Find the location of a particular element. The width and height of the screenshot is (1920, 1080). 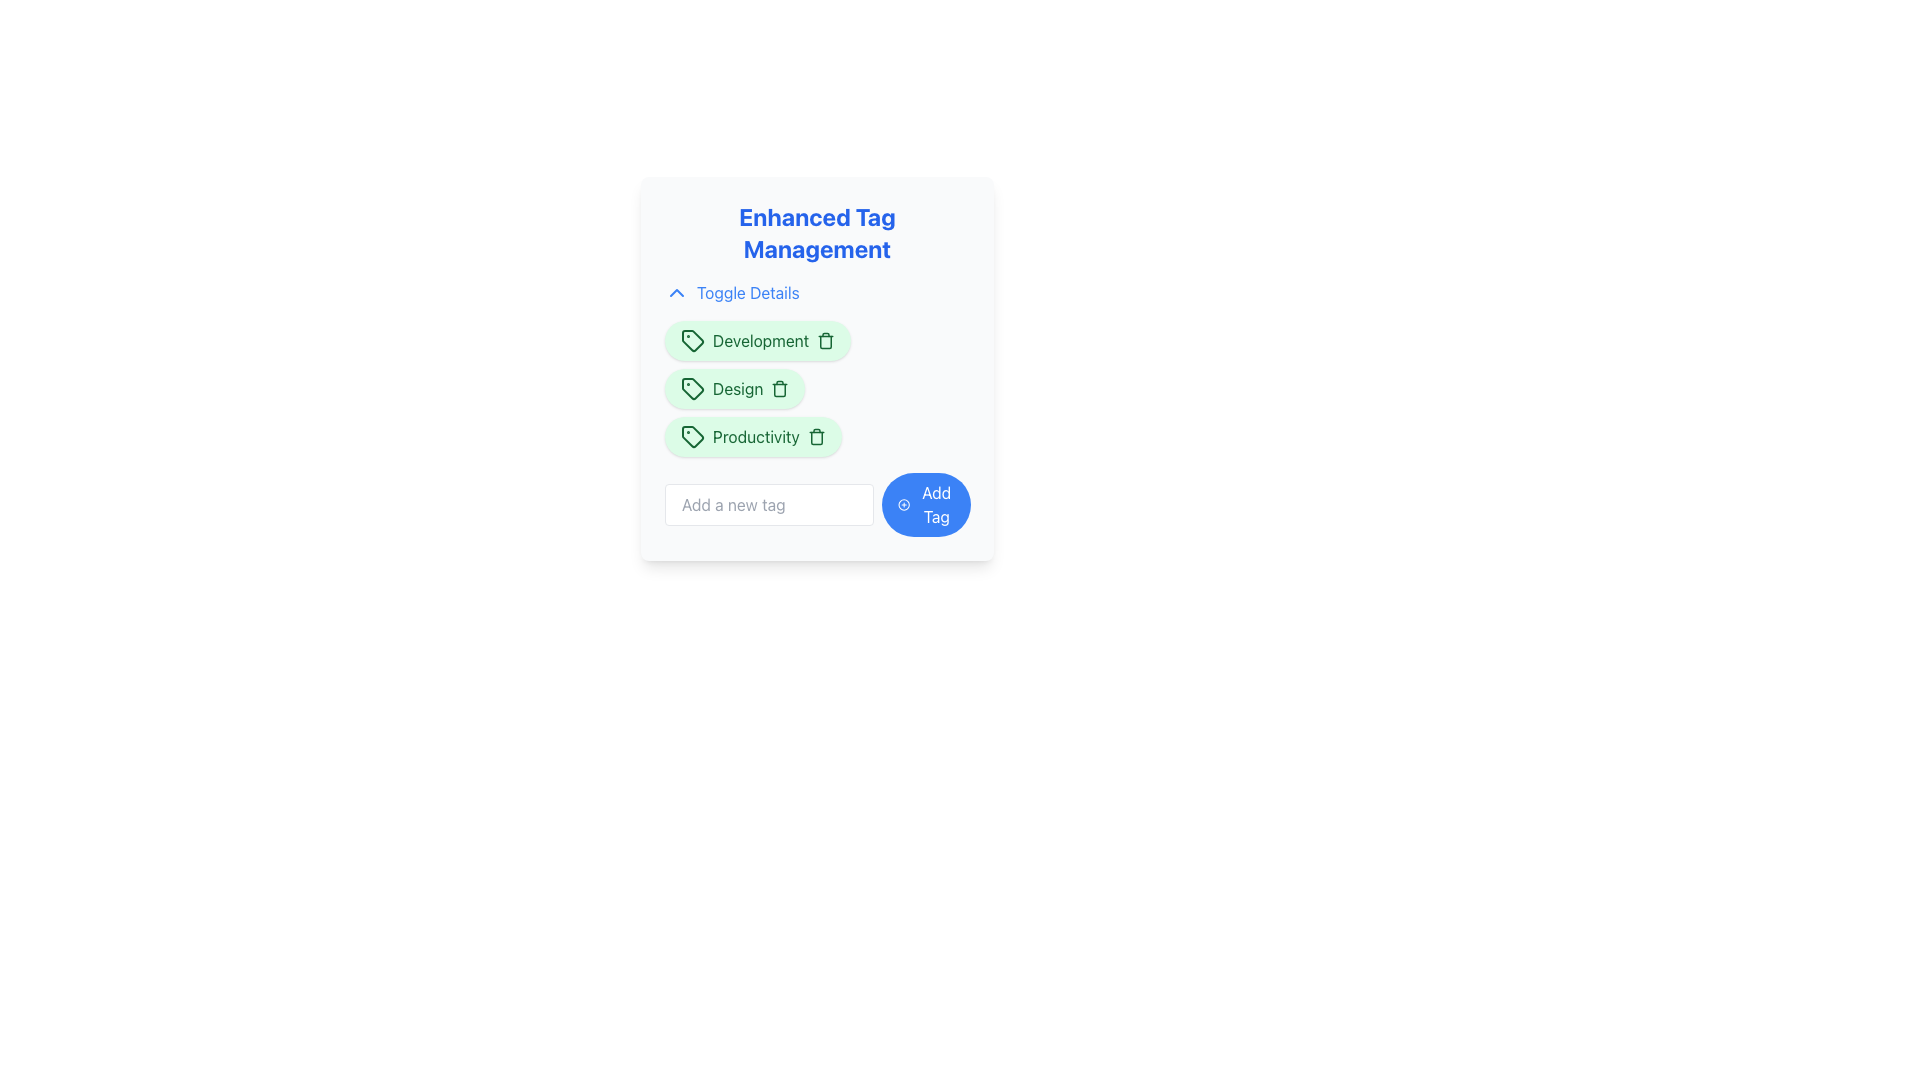

the rounded blue button labeled 'Add Tag' with a white text and an addition icon is located at coordinates (925, 504).